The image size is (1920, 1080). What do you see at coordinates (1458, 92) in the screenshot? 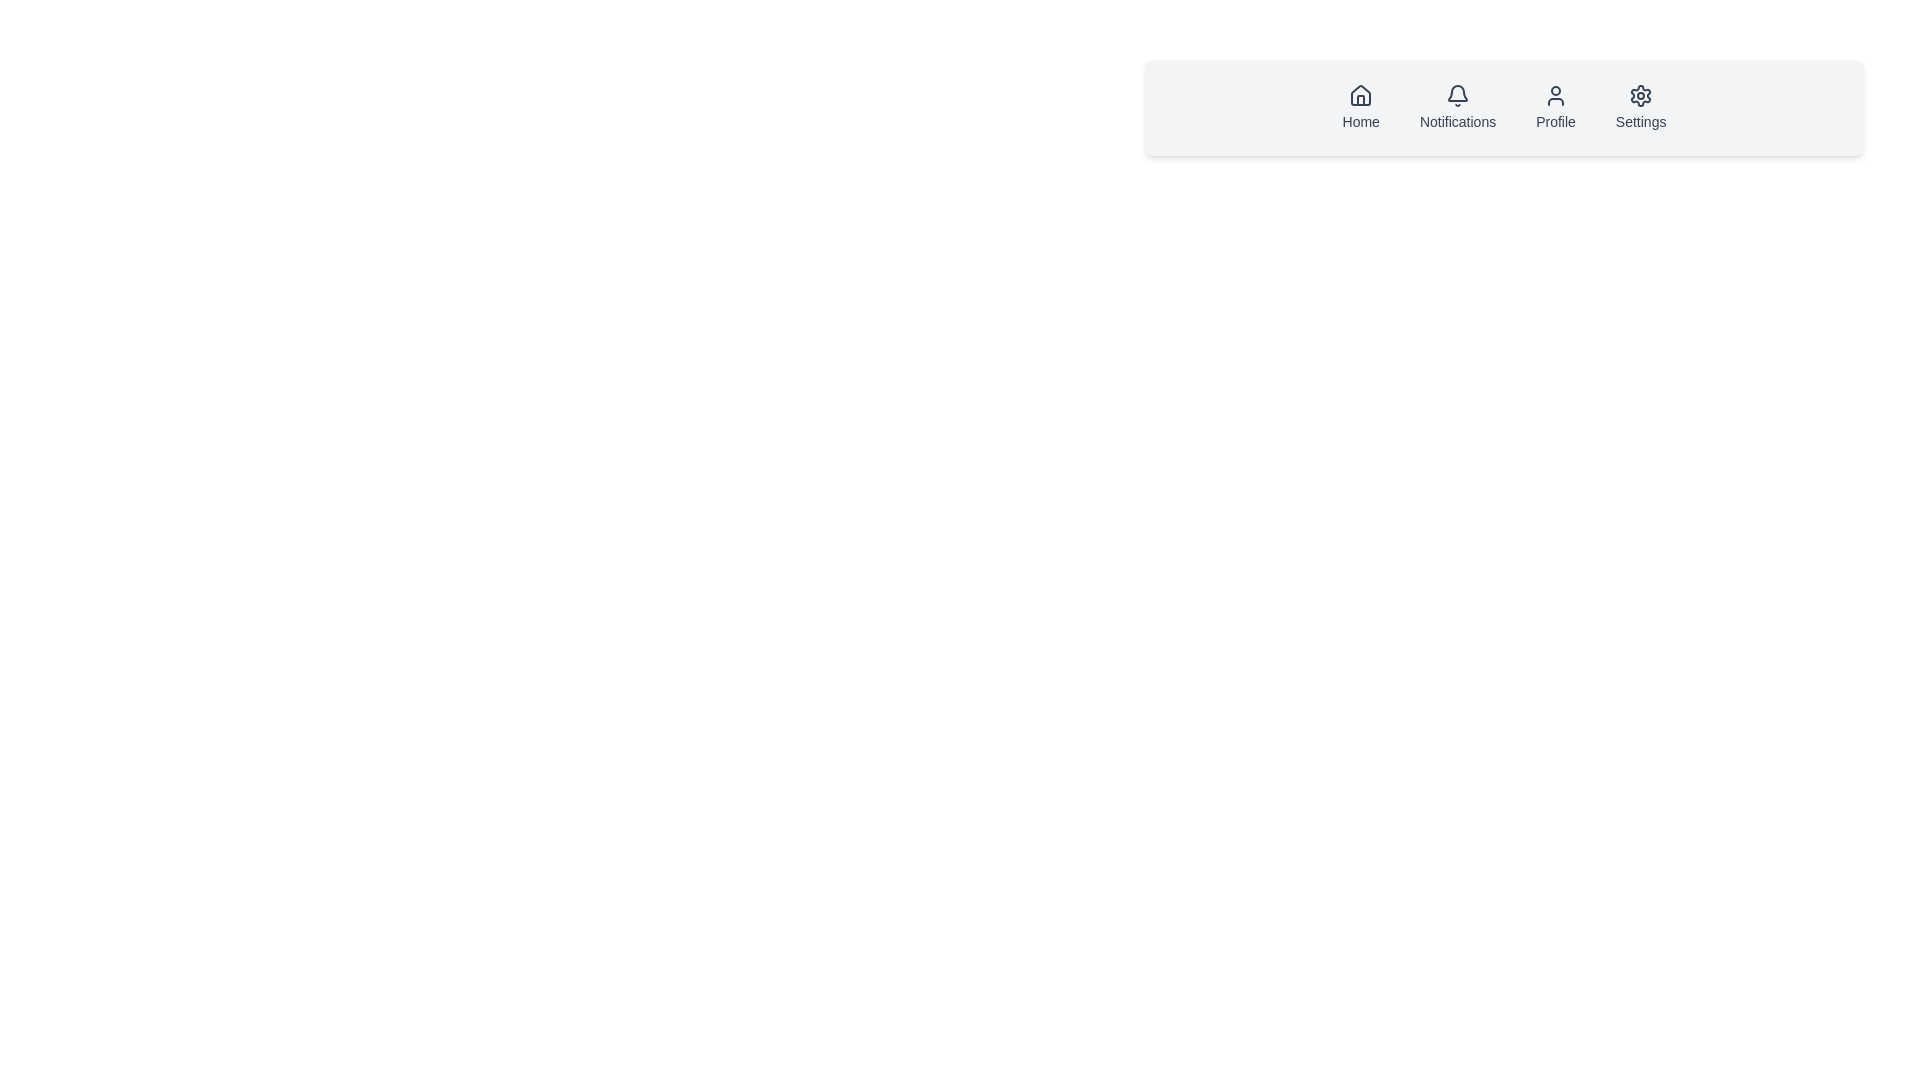
I see `the notification icon in the top navigation bar` at bounding box center [1458, 92].